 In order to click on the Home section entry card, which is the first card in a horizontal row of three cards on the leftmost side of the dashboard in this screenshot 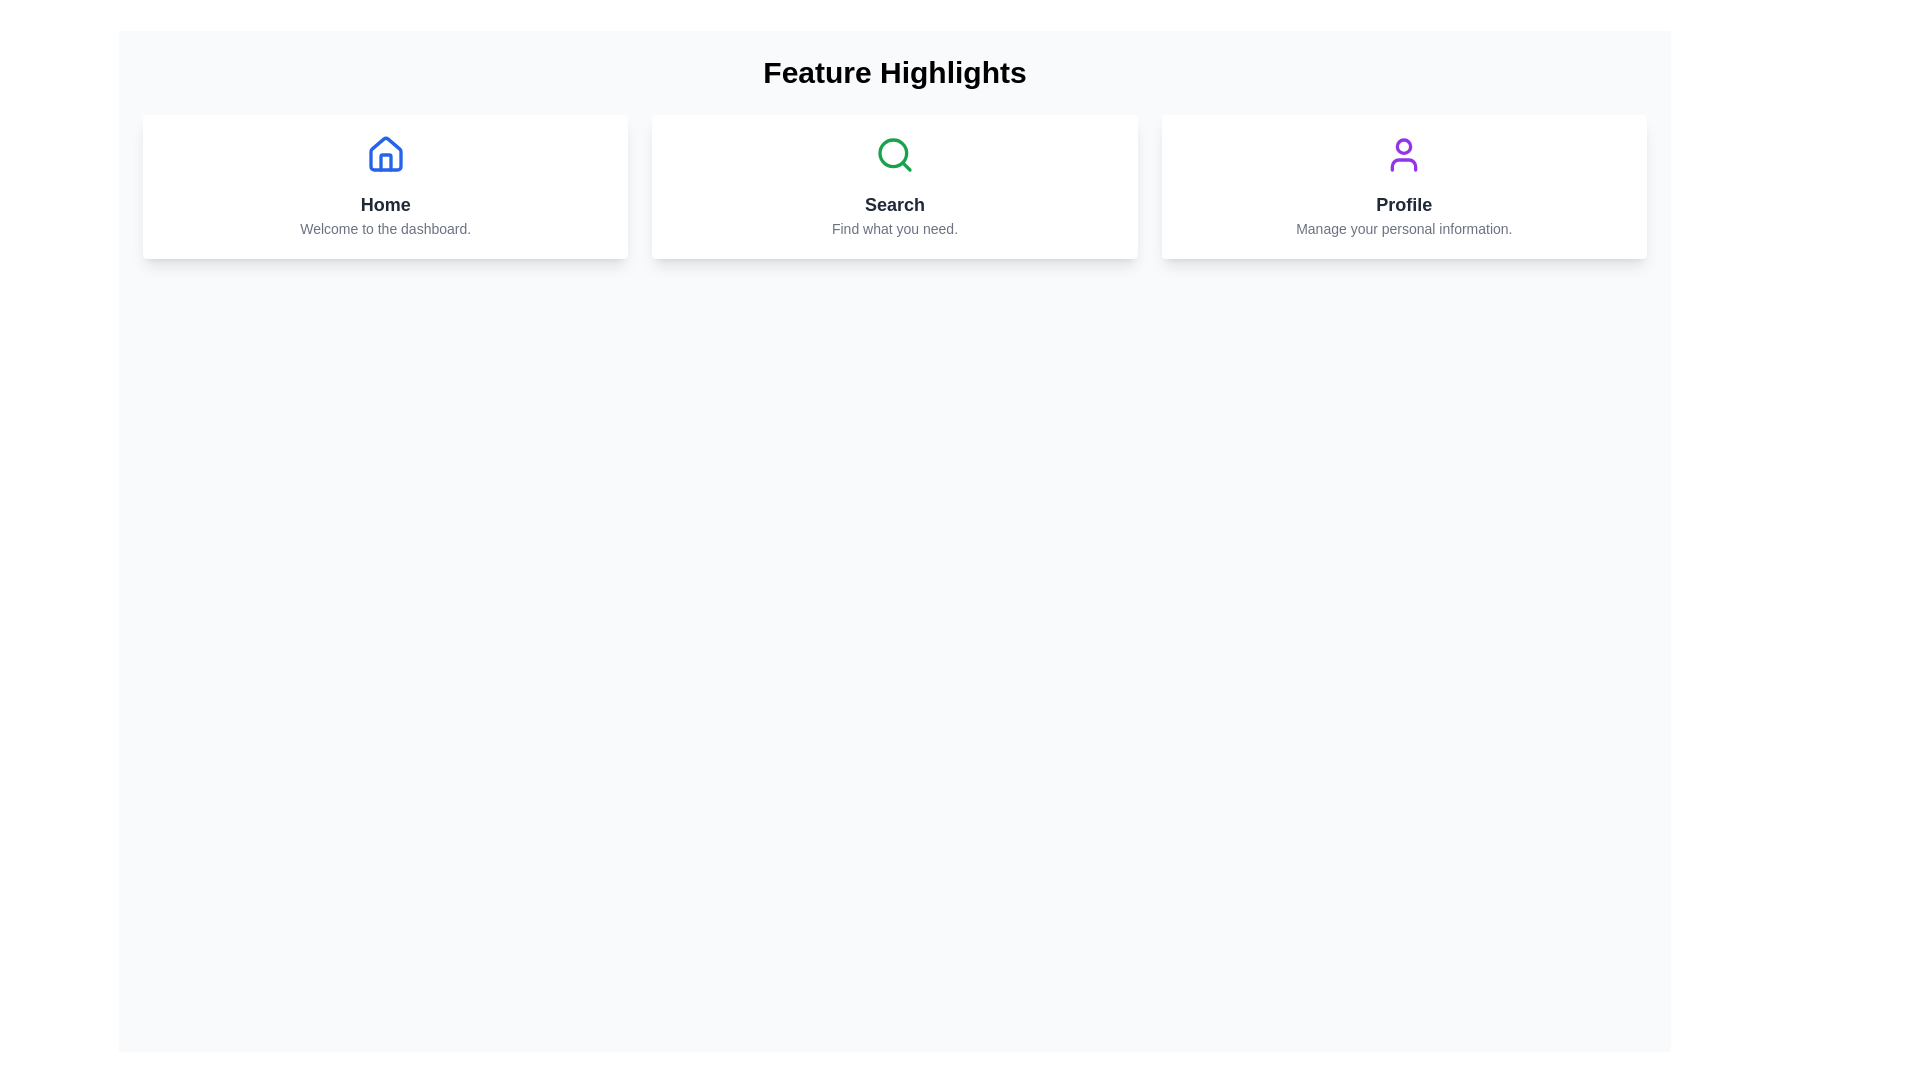, I will do `click(385, 186)`.